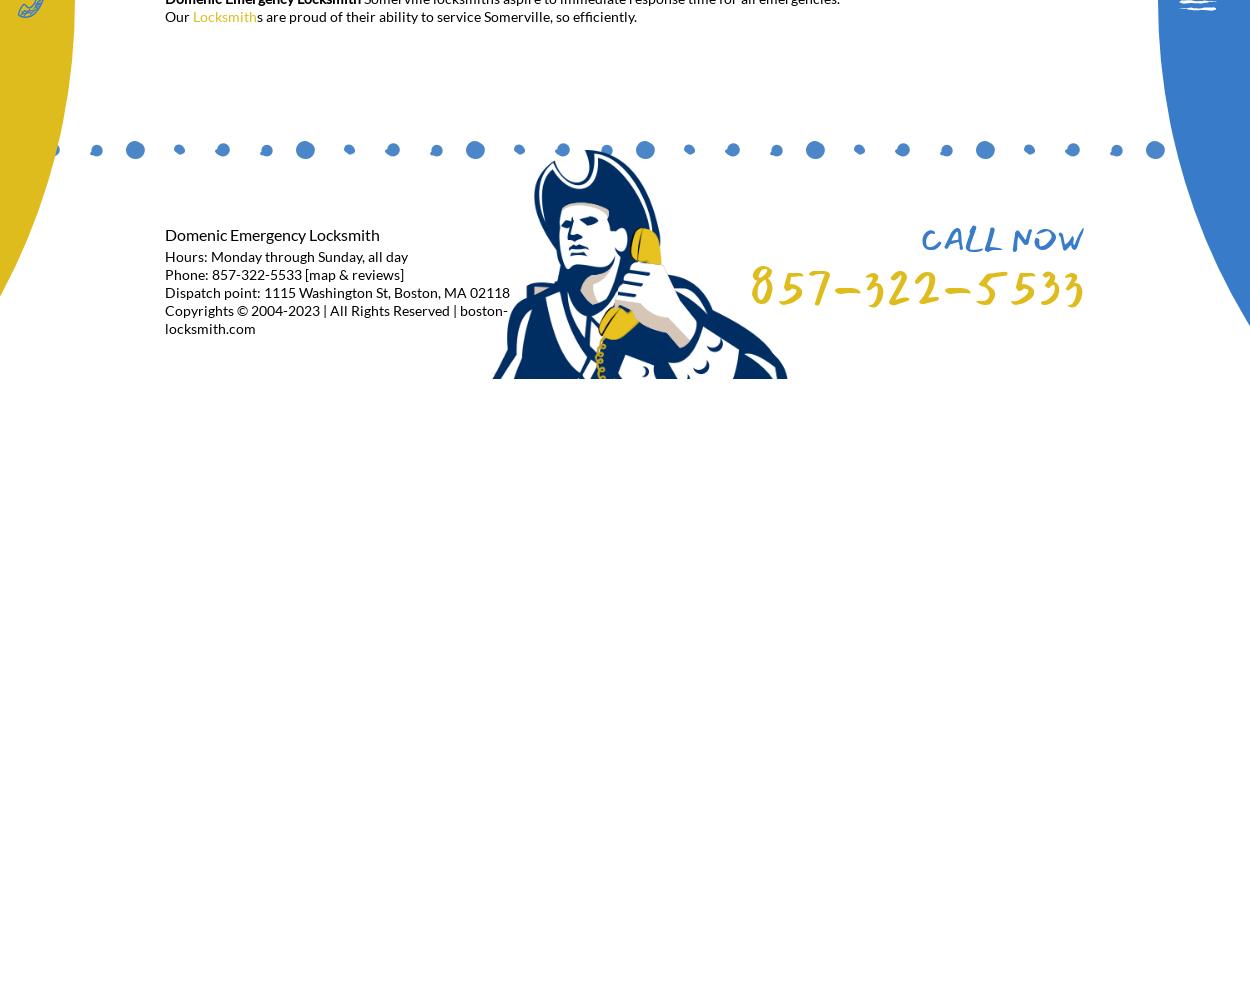  I want to click on 'Our', so click(179, 15).